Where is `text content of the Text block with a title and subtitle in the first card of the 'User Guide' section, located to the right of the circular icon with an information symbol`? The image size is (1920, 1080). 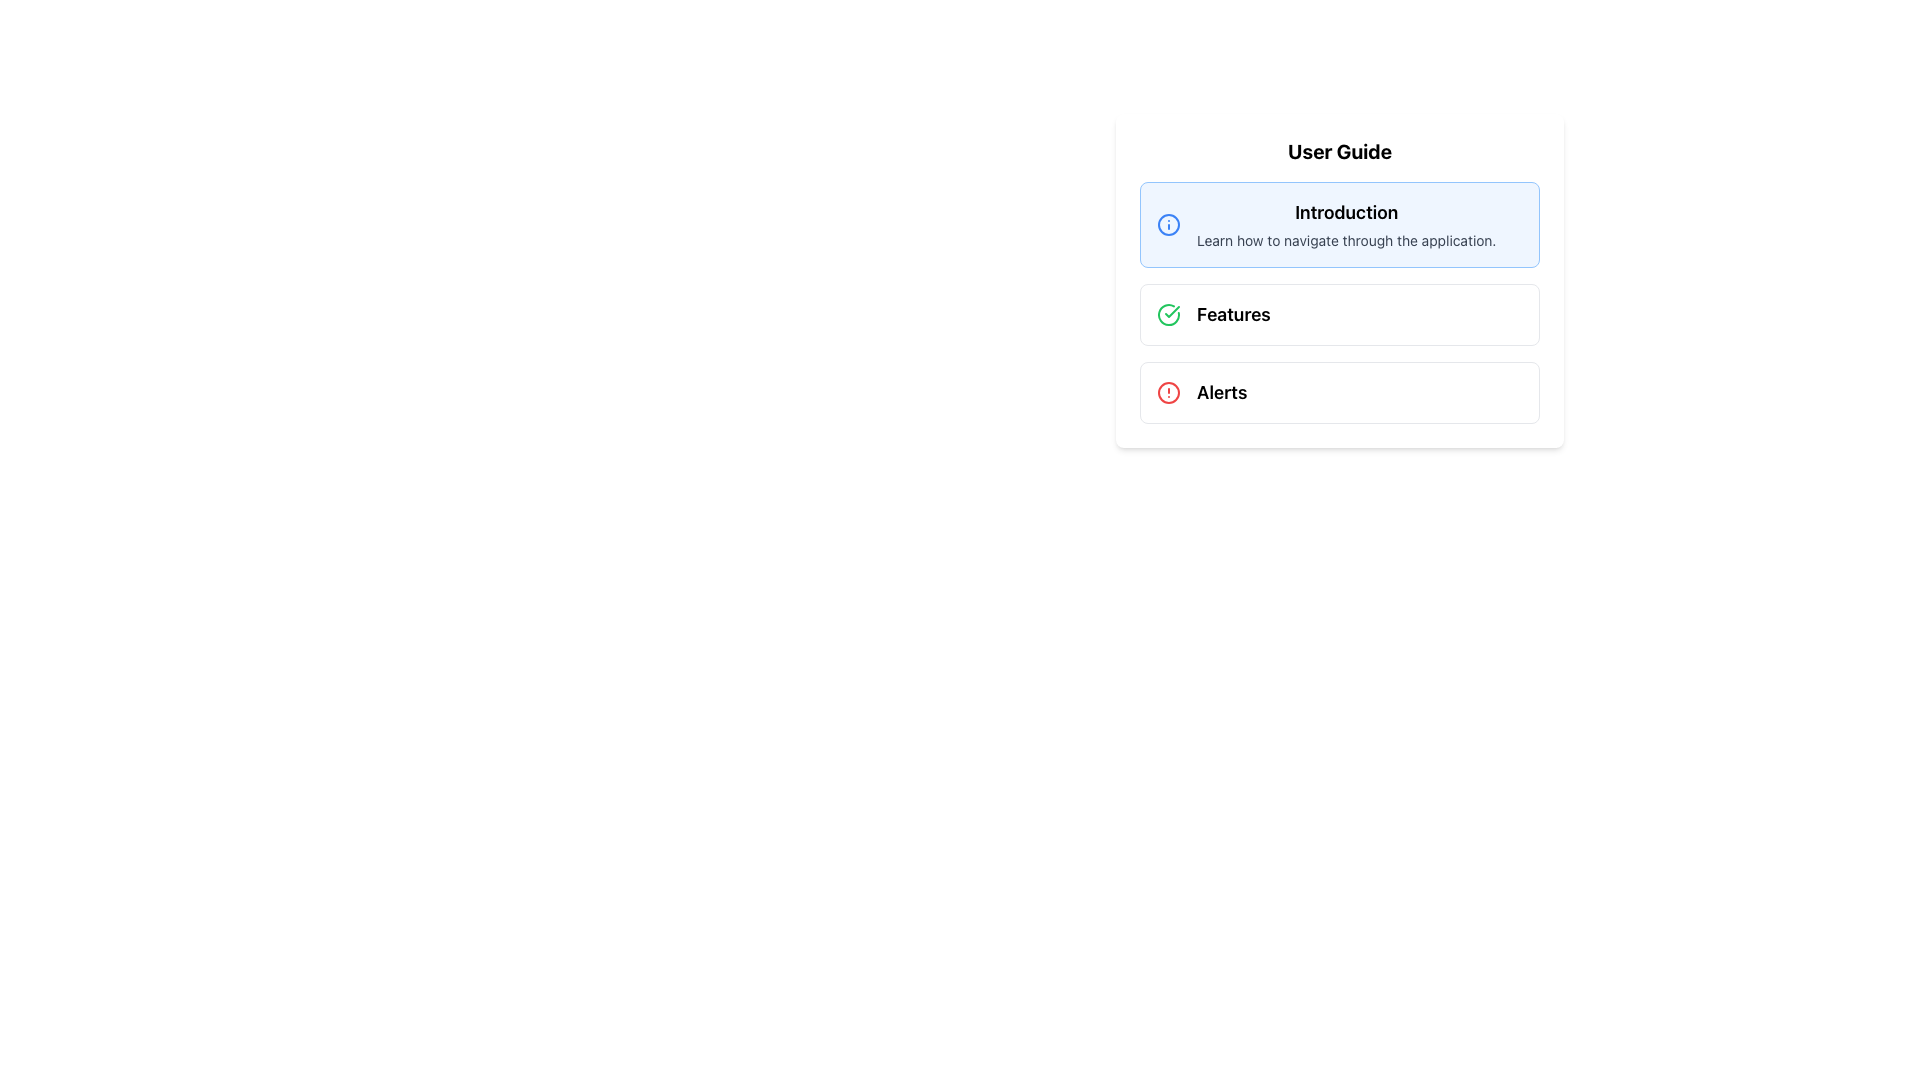
text content of the Text block with a title and subtitle in the first card of the 'User Guide' section, located to the right of the circular icon with an information symbol is located at coordinates (1346, 224).